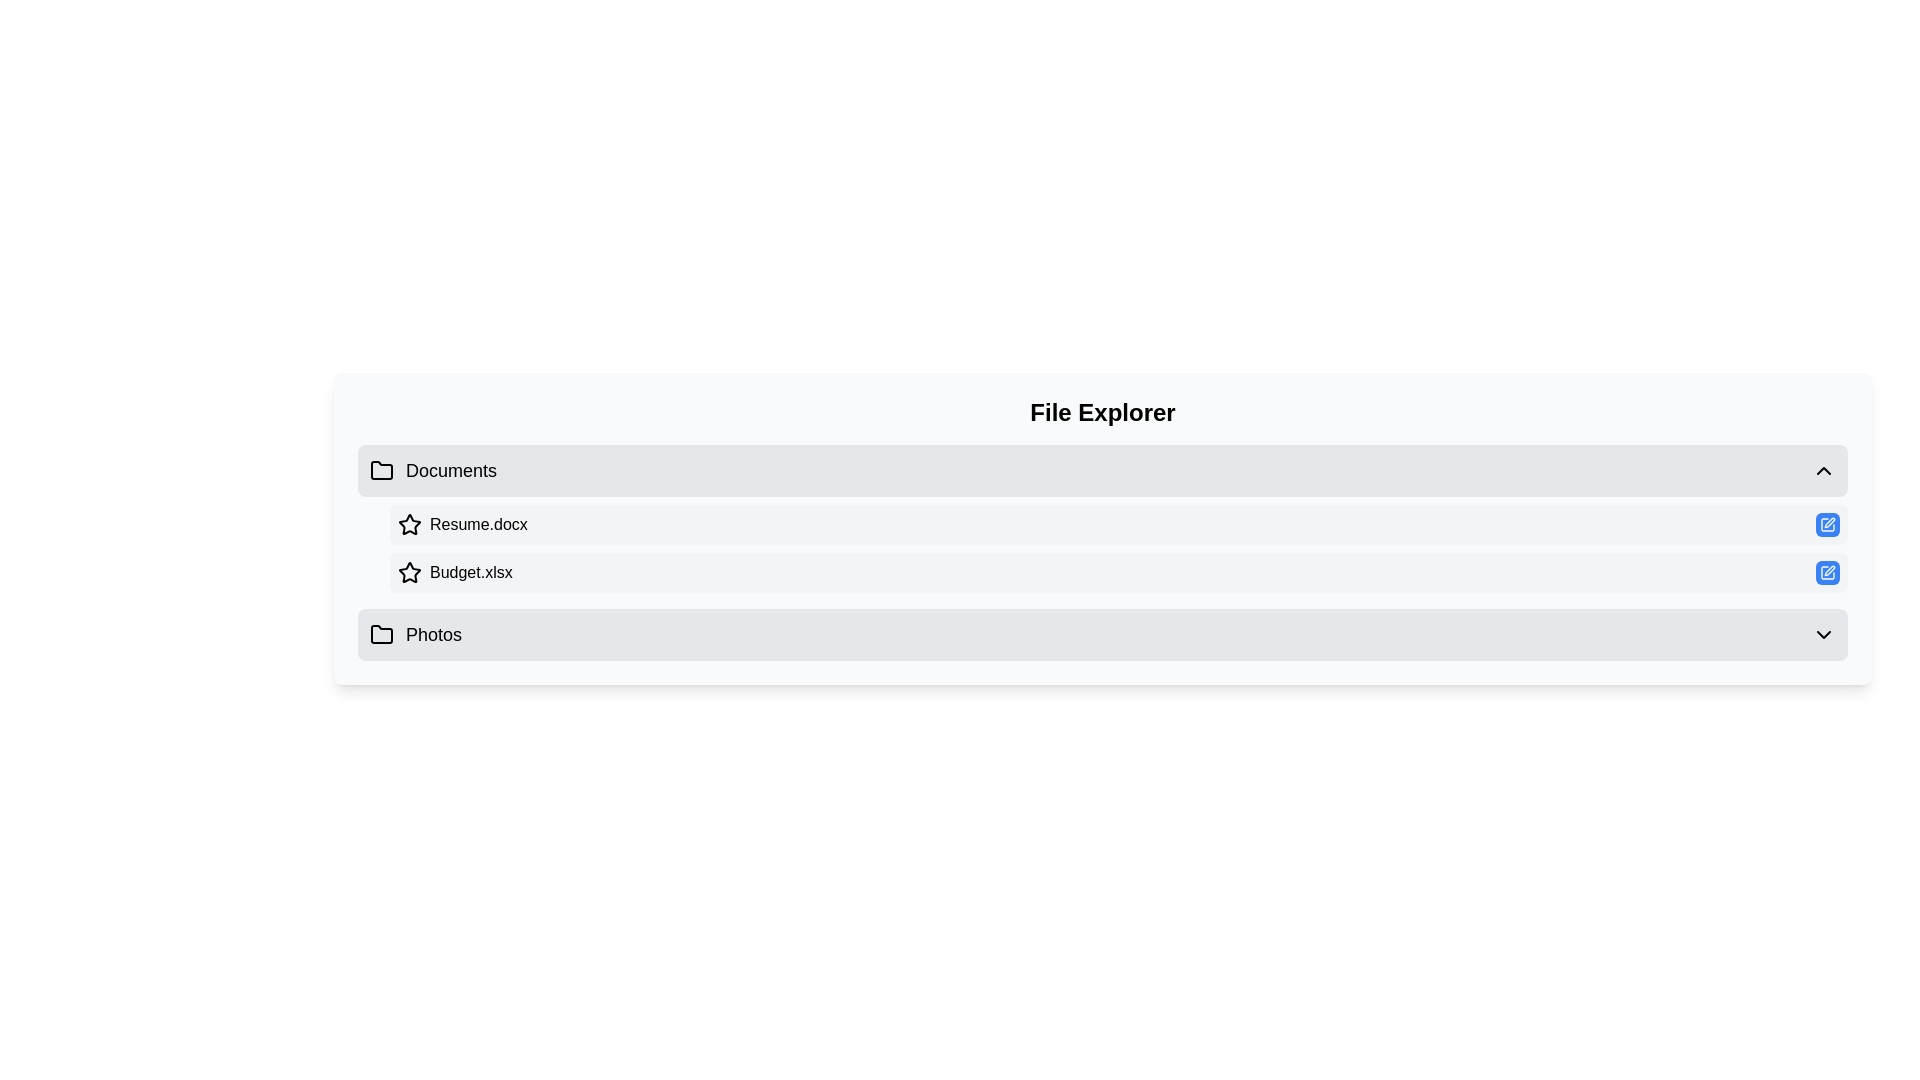 The height and width of the screenshot is (1080, 1920). What do you see at coordinates (382, 470) in the screenshot?
I see `the 'Documents' folder icon, which is the first element in its row, located to the left of the label text 'Documents'` at bounding box center [382, 470].